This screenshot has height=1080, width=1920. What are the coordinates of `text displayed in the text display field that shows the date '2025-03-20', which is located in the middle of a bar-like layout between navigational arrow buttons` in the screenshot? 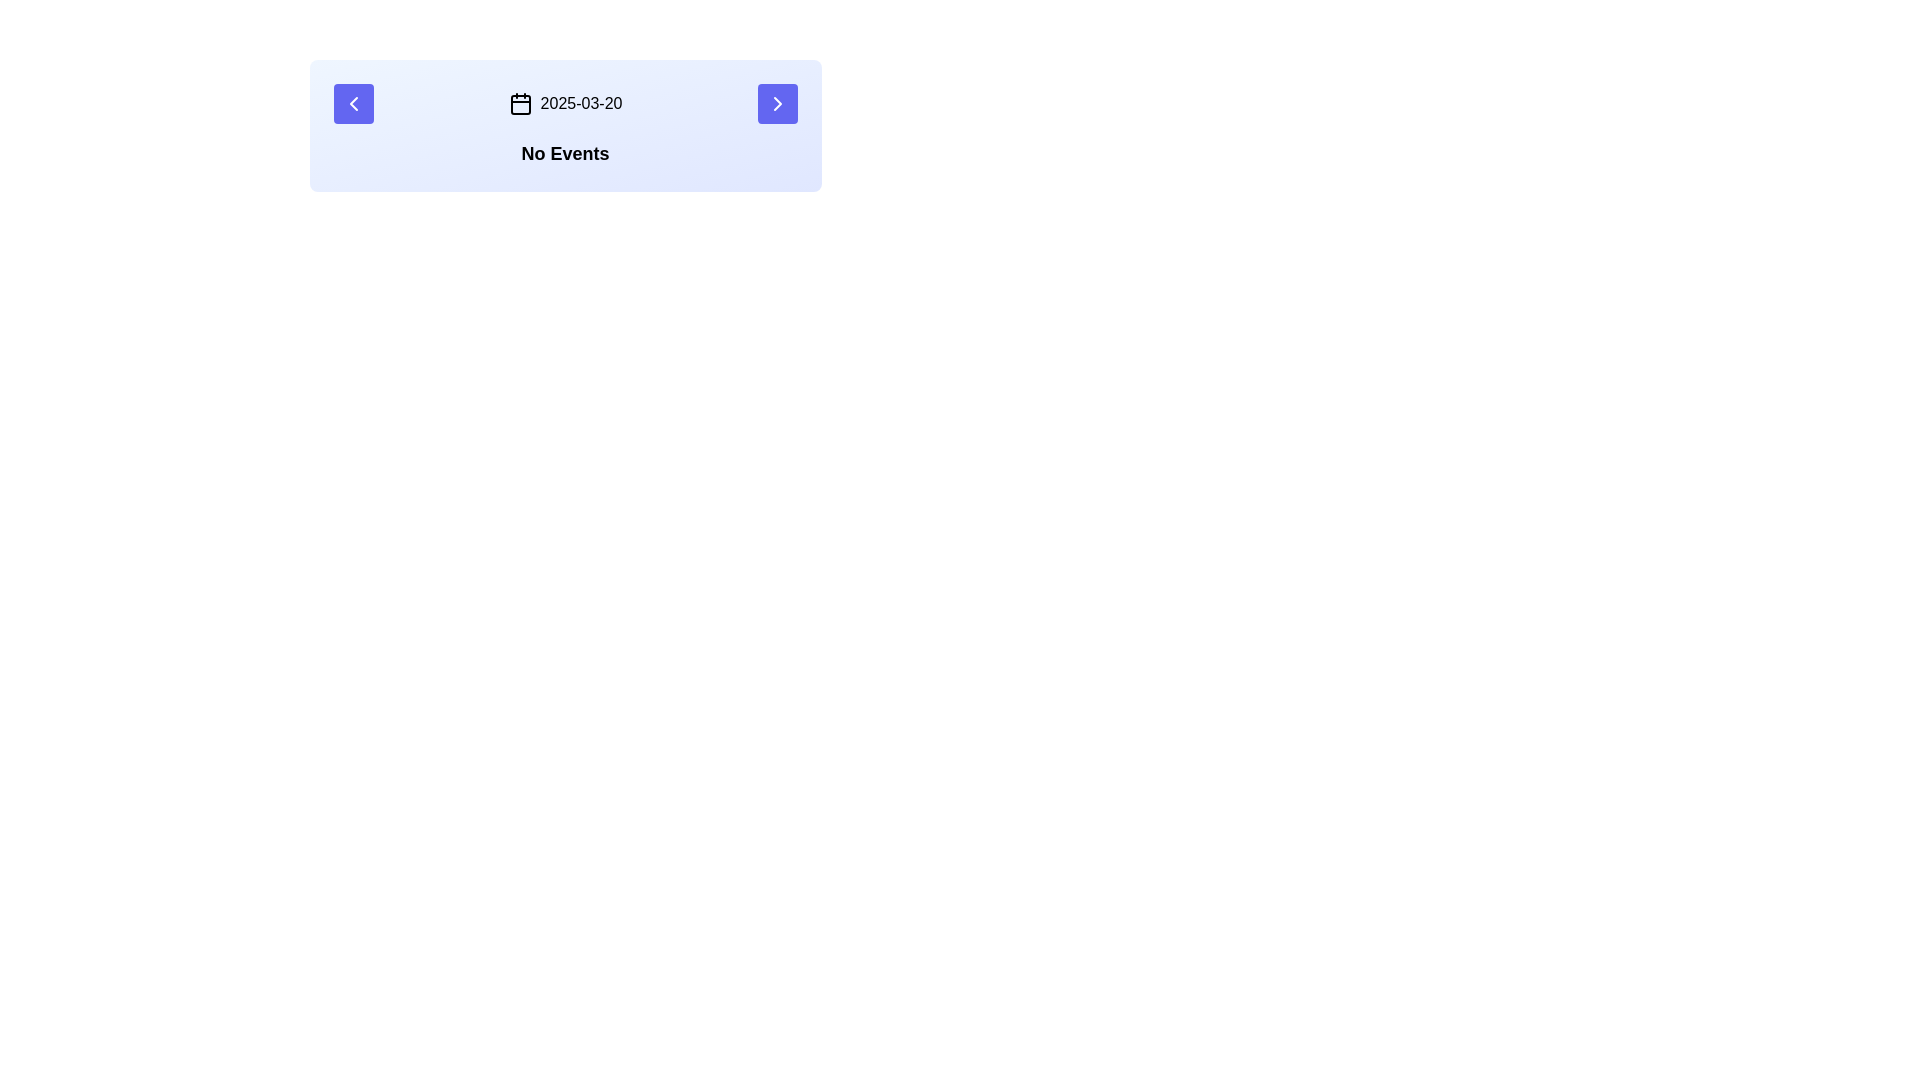 It's located at (564, 104).